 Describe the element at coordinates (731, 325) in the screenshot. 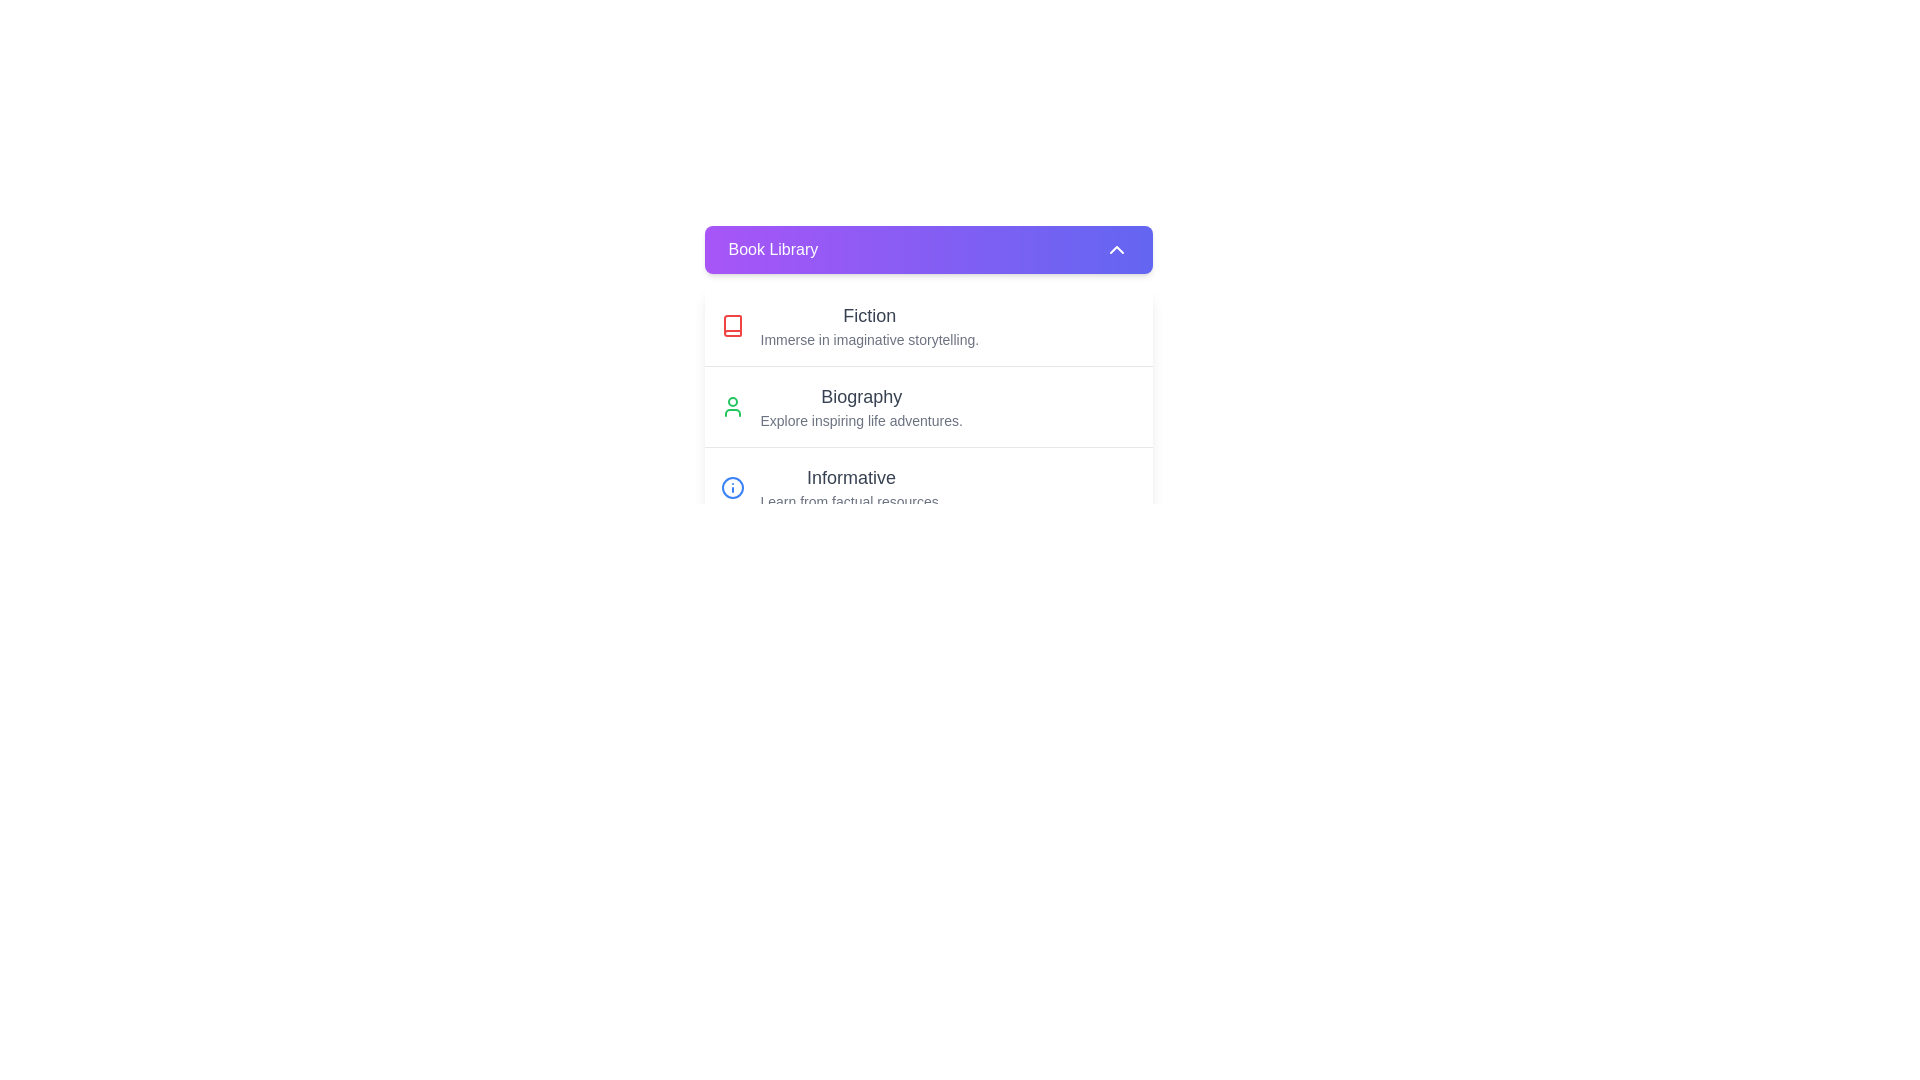

I see `the graphical icon representing the 'Fiction' section in the library, located beside the 'Fiction' label at the top left of the category list` at that location.